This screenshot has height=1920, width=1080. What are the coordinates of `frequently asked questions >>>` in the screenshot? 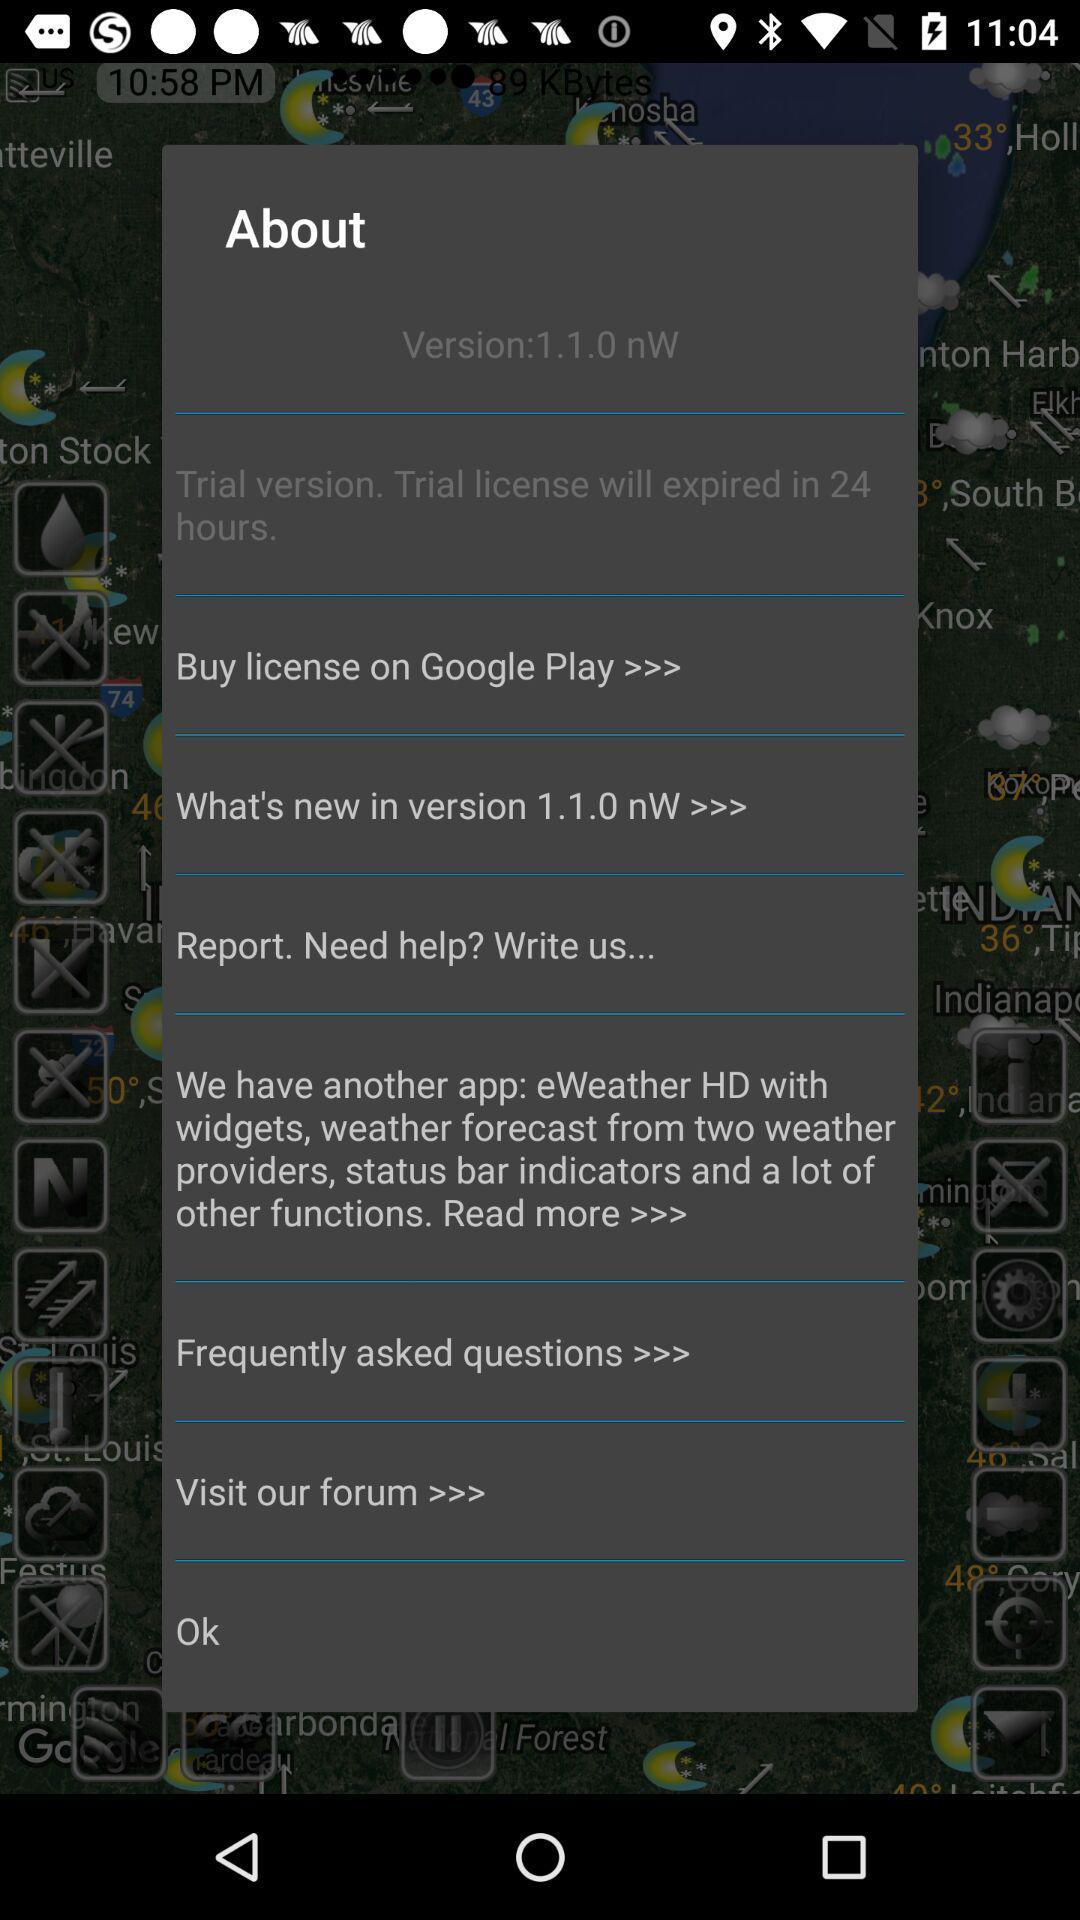 It's located at (540, 1351).